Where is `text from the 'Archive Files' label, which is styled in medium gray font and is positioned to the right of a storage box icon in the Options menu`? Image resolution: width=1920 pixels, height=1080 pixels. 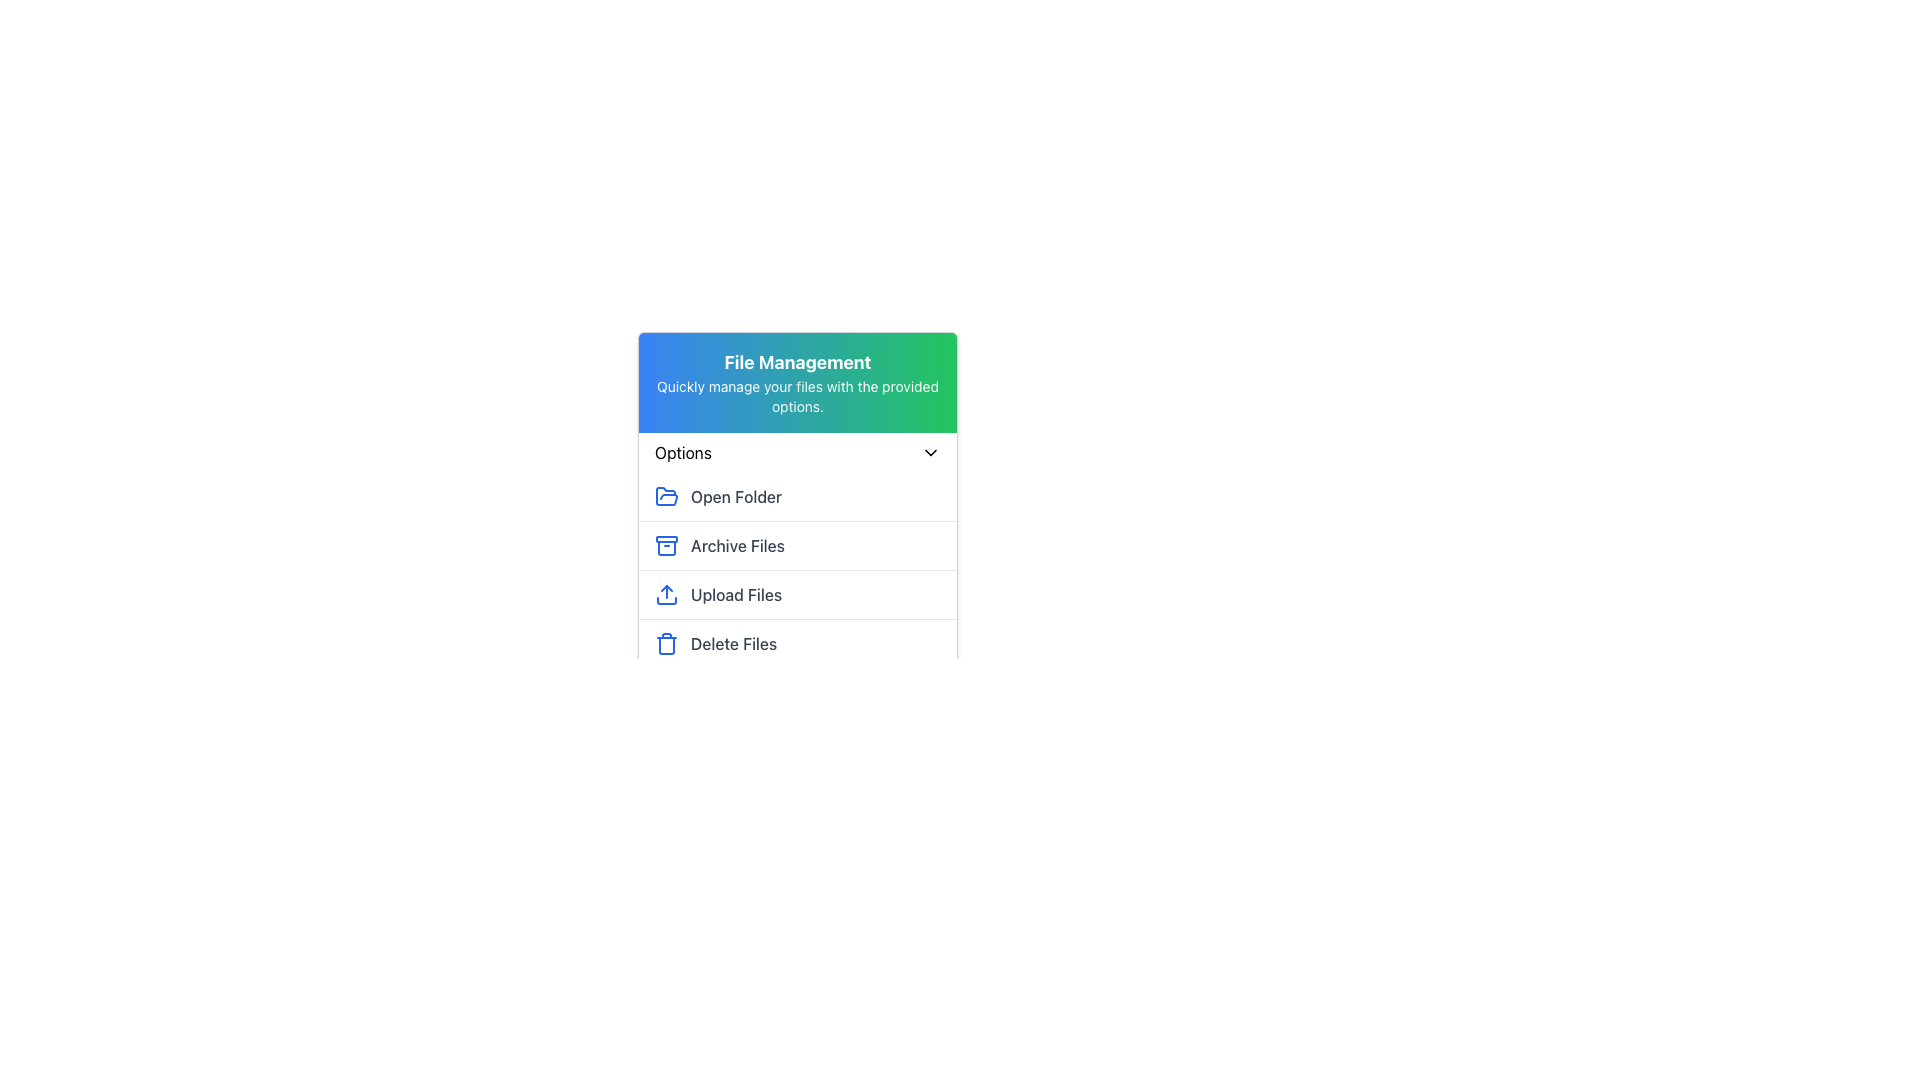 text from the 'Archive Files' label, which is styled in medium gray font and is positioned to the right of a storage box icon in the Options menu is located at coordinates (737, 546).